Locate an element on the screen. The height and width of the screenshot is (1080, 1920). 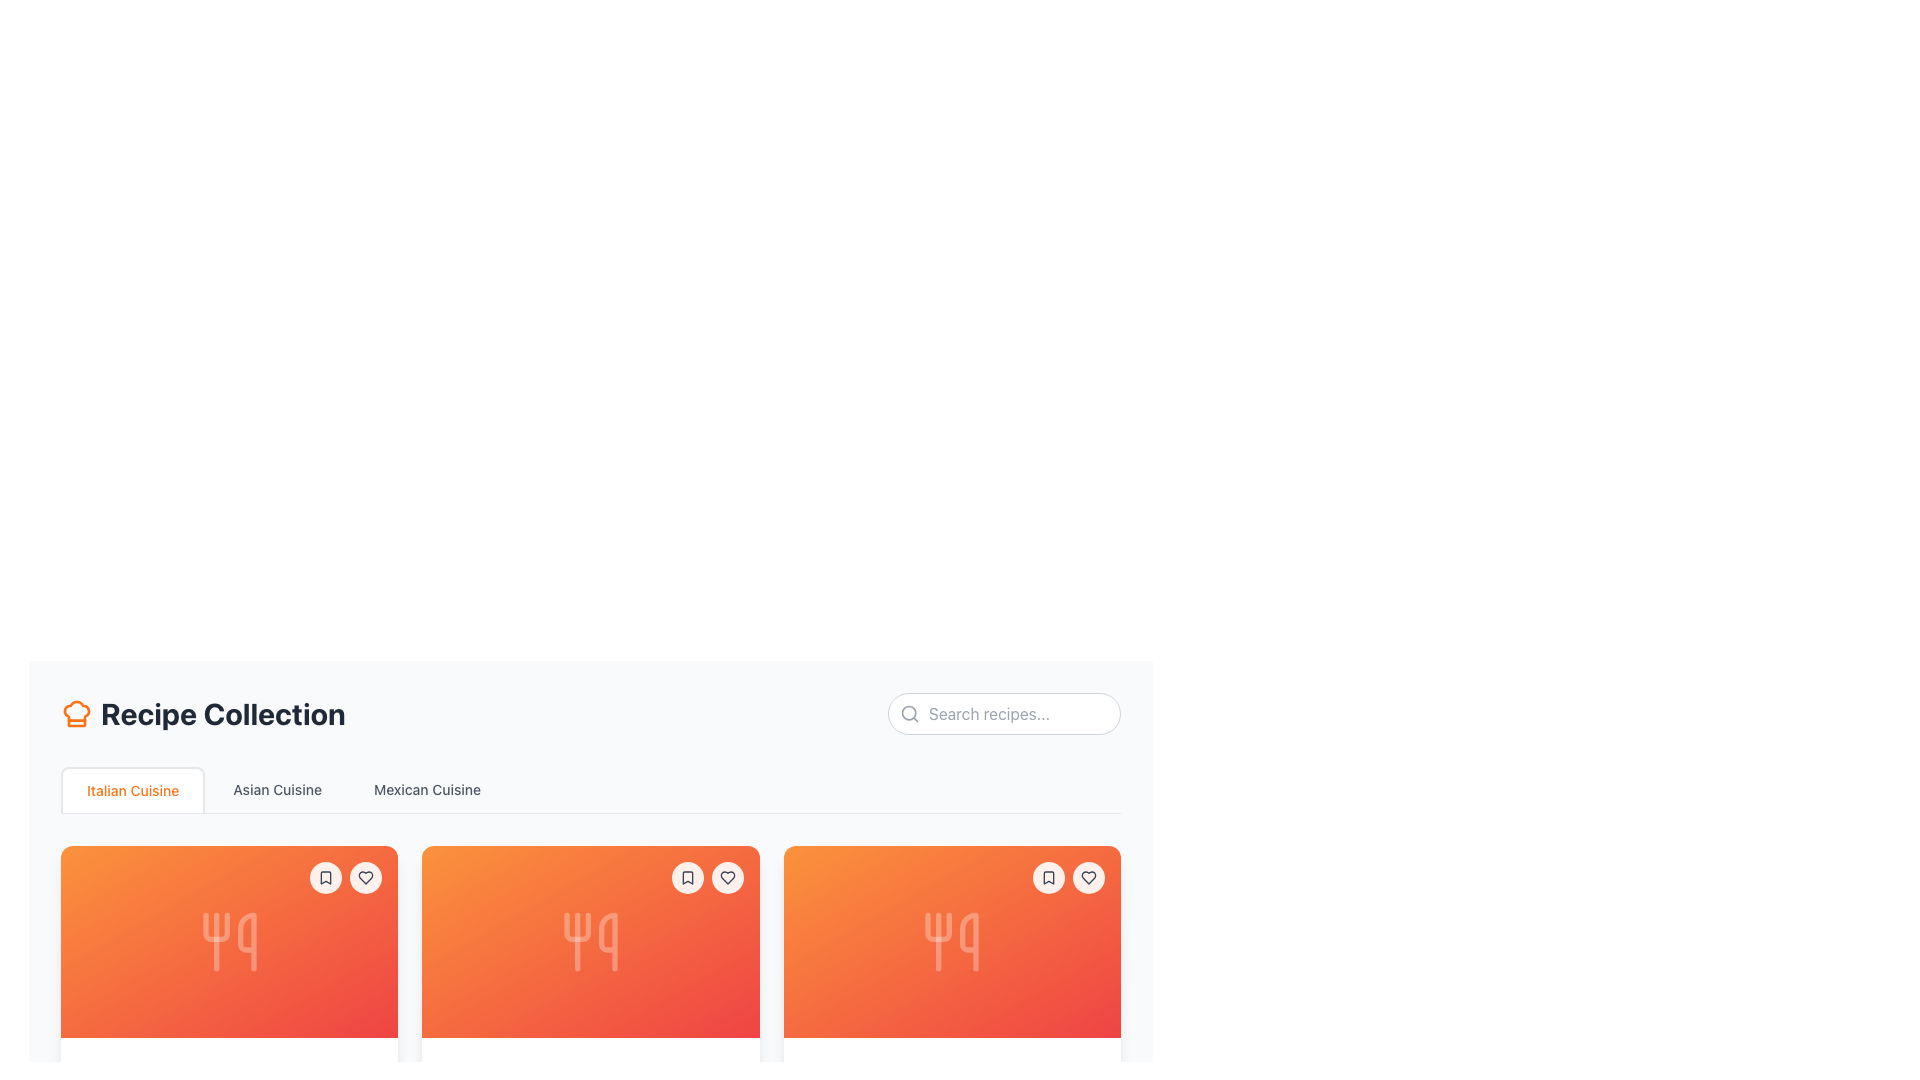
the 'Italian Cuisine' tab, which is the first tab in the horizontal row of three tabs under the 'Recipe Collection' heading is located at coordinates (132, 789).